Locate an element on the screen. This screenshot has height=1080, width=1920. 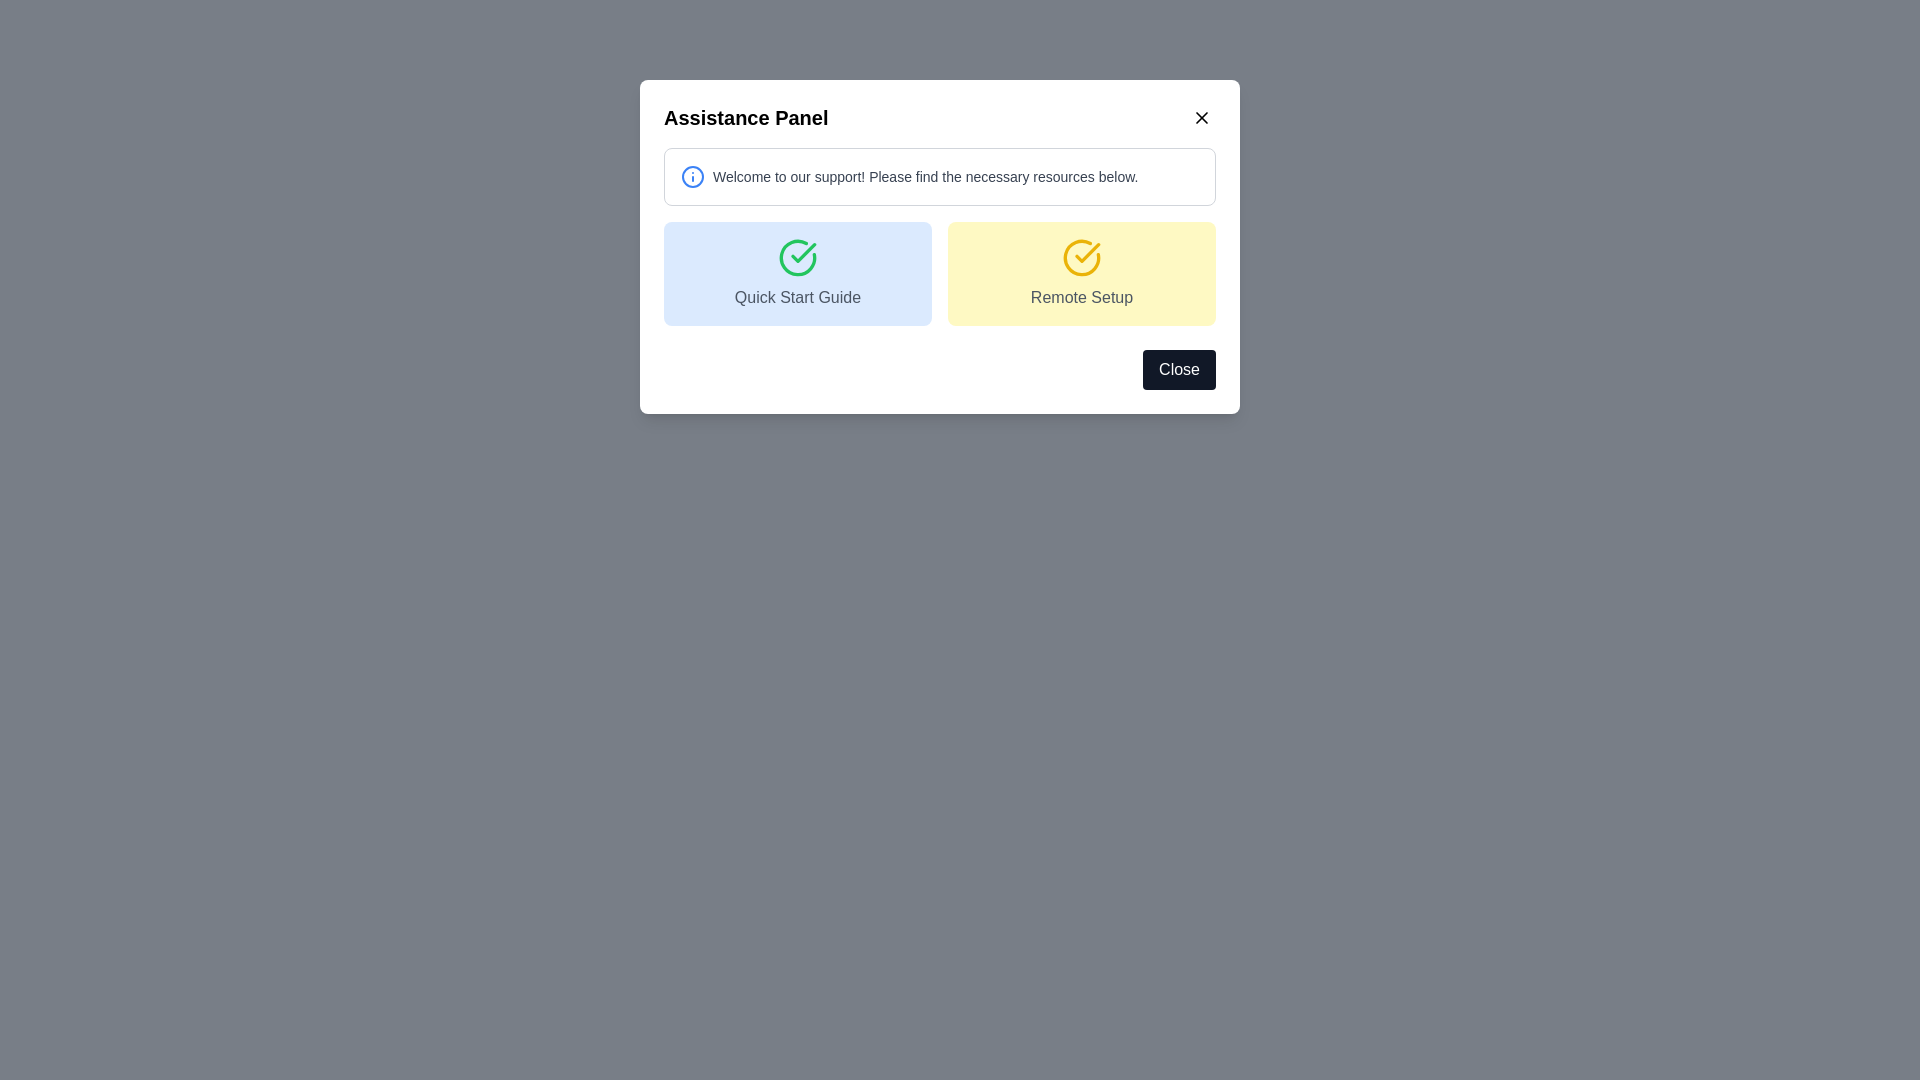
the button located at the top-right section of the Assistance Panel is located at coordinates (1080, 273).